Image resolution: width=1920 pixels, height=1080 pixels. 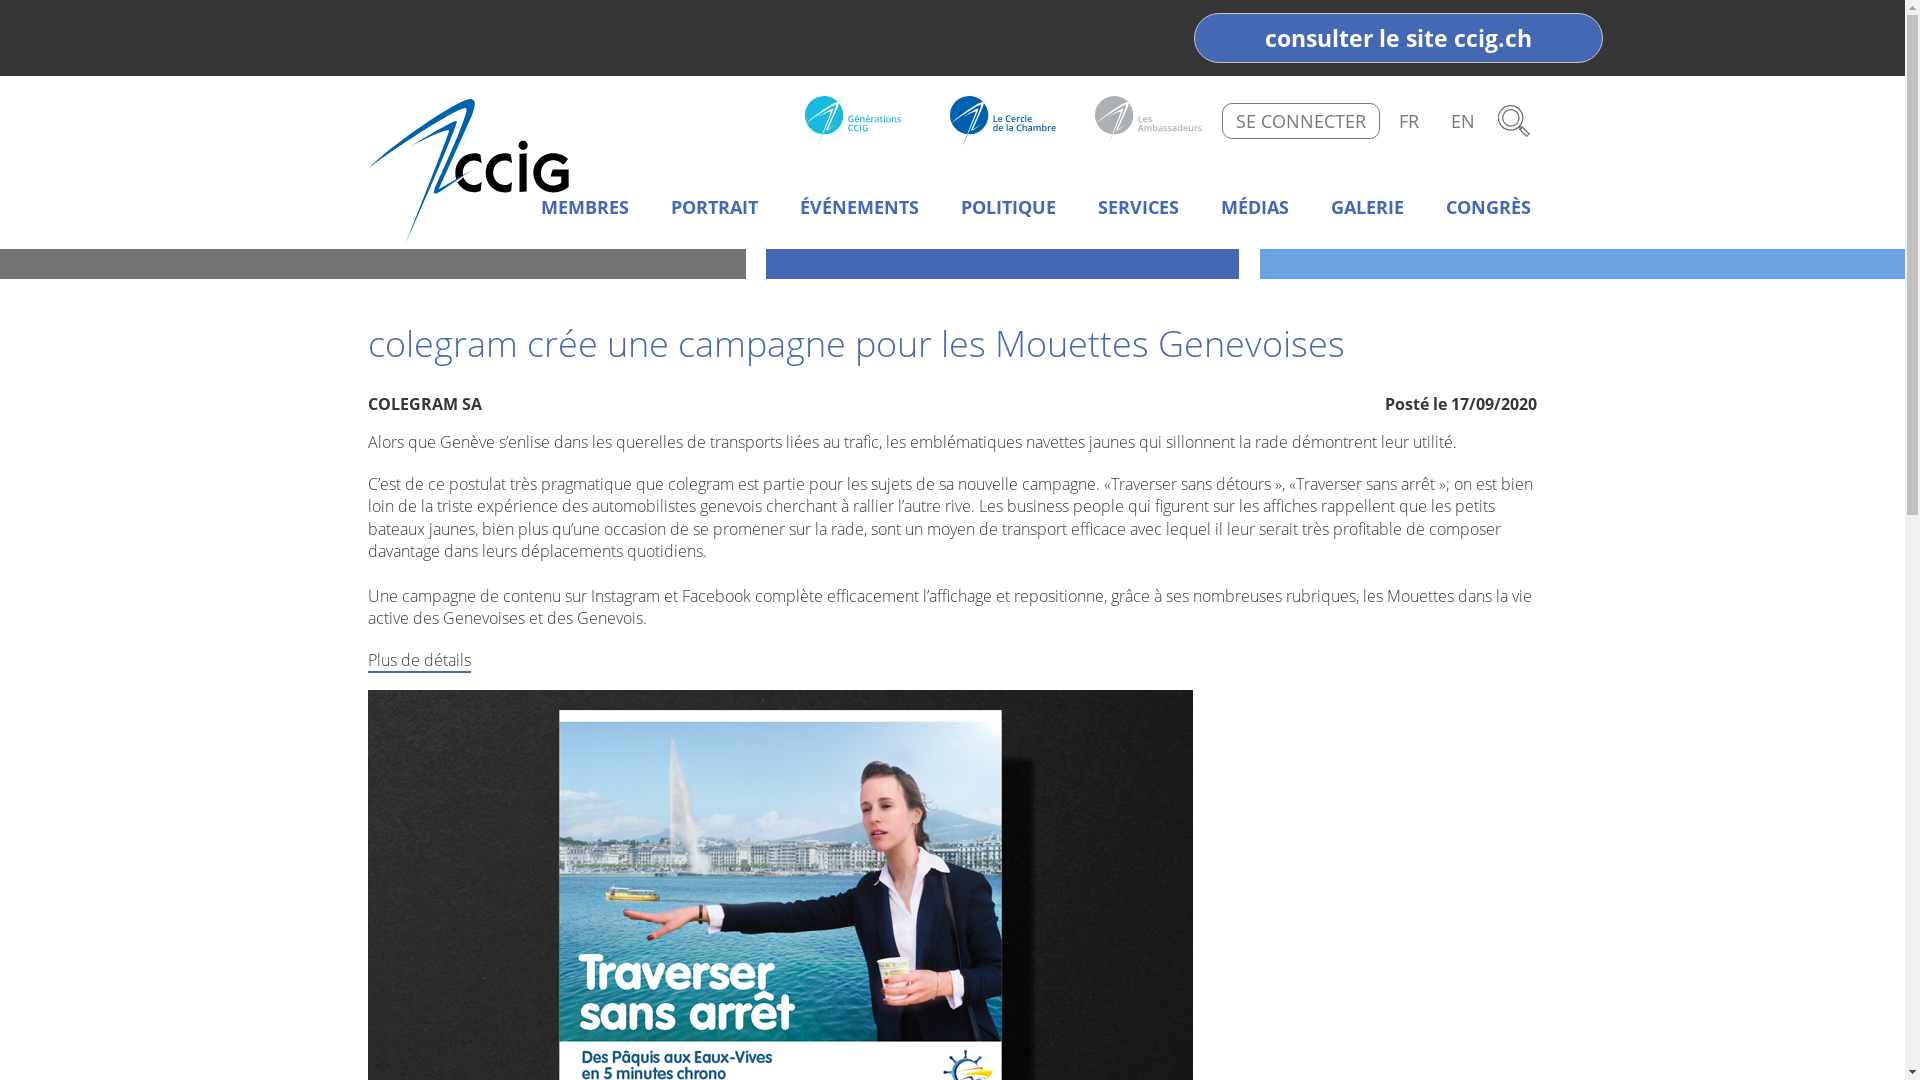 I want to click on 'Rechercher', so click(x=1491, y=120).